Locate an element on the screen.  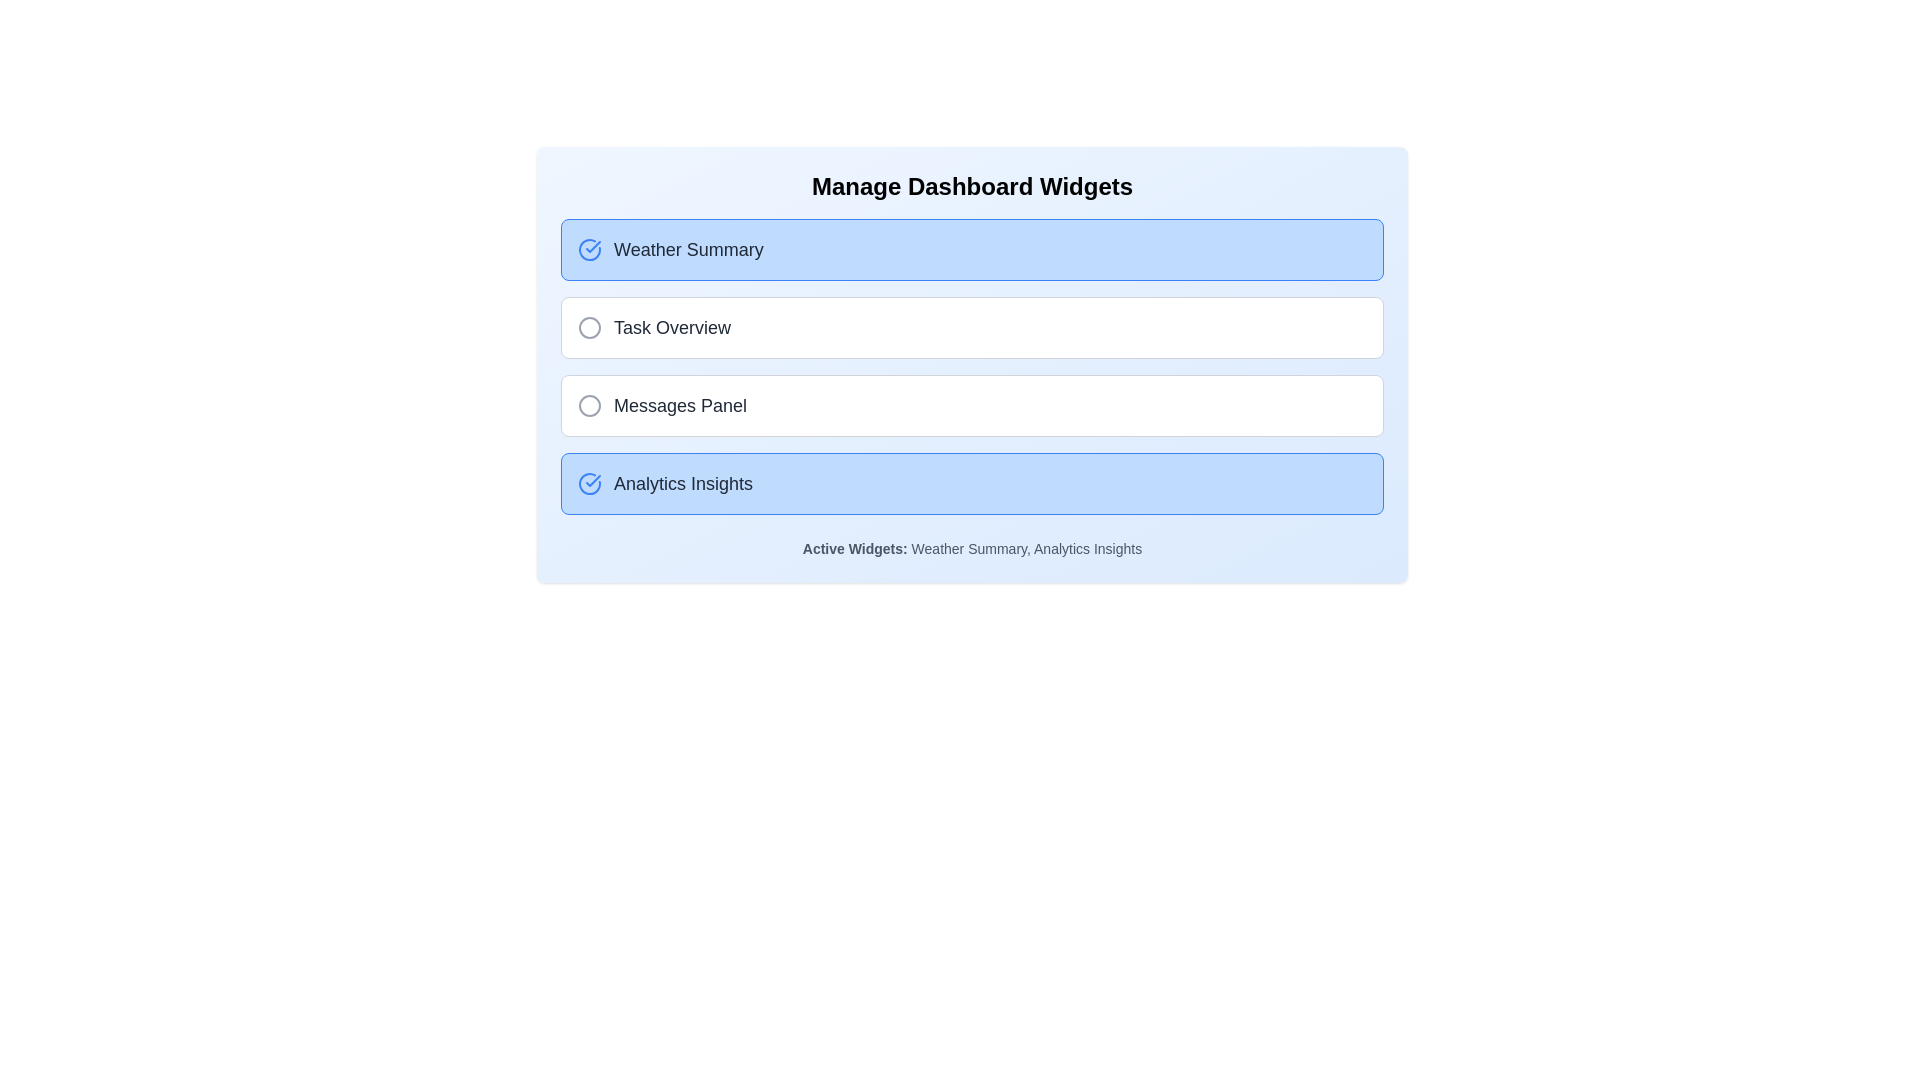
the outlined circle icon representing 'Task Overview', which is the second item in the vertical list, between 'Weather Summary' and 'Messages Panel' is located at coordinates (589, 326).